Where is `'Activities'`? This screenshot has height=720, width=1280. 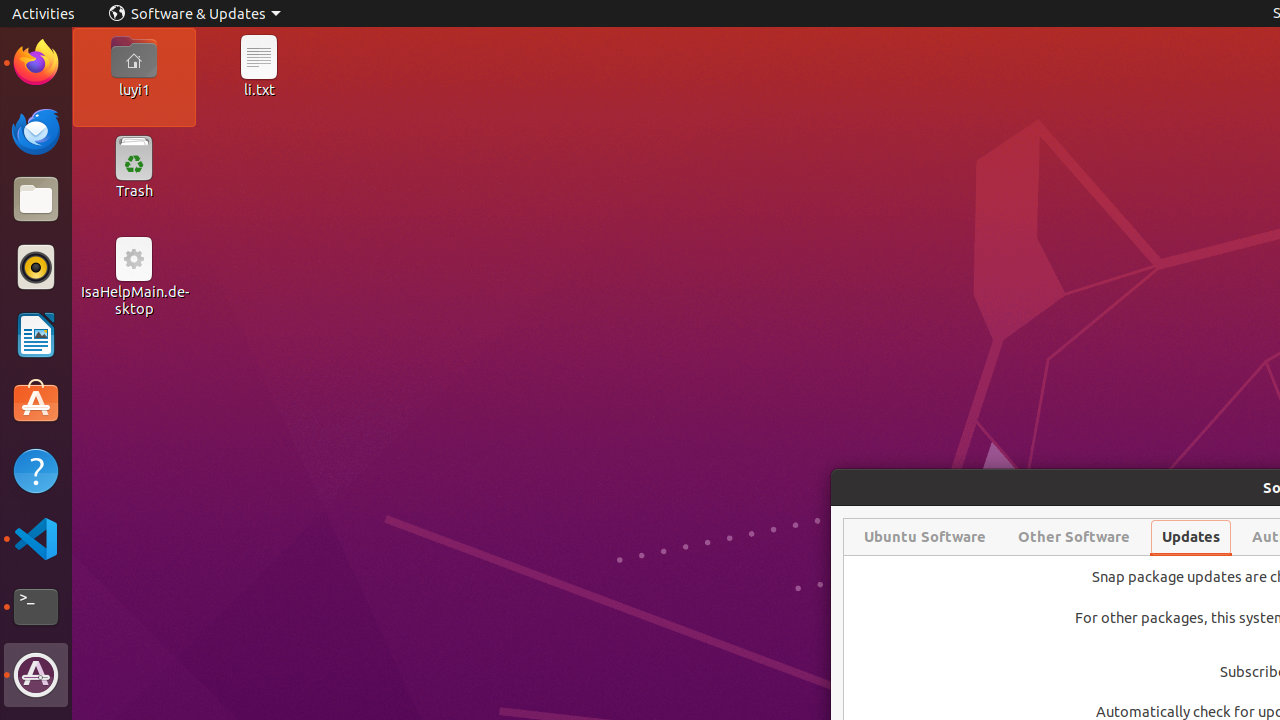 'Activities' is located at coordinates (43, 13).